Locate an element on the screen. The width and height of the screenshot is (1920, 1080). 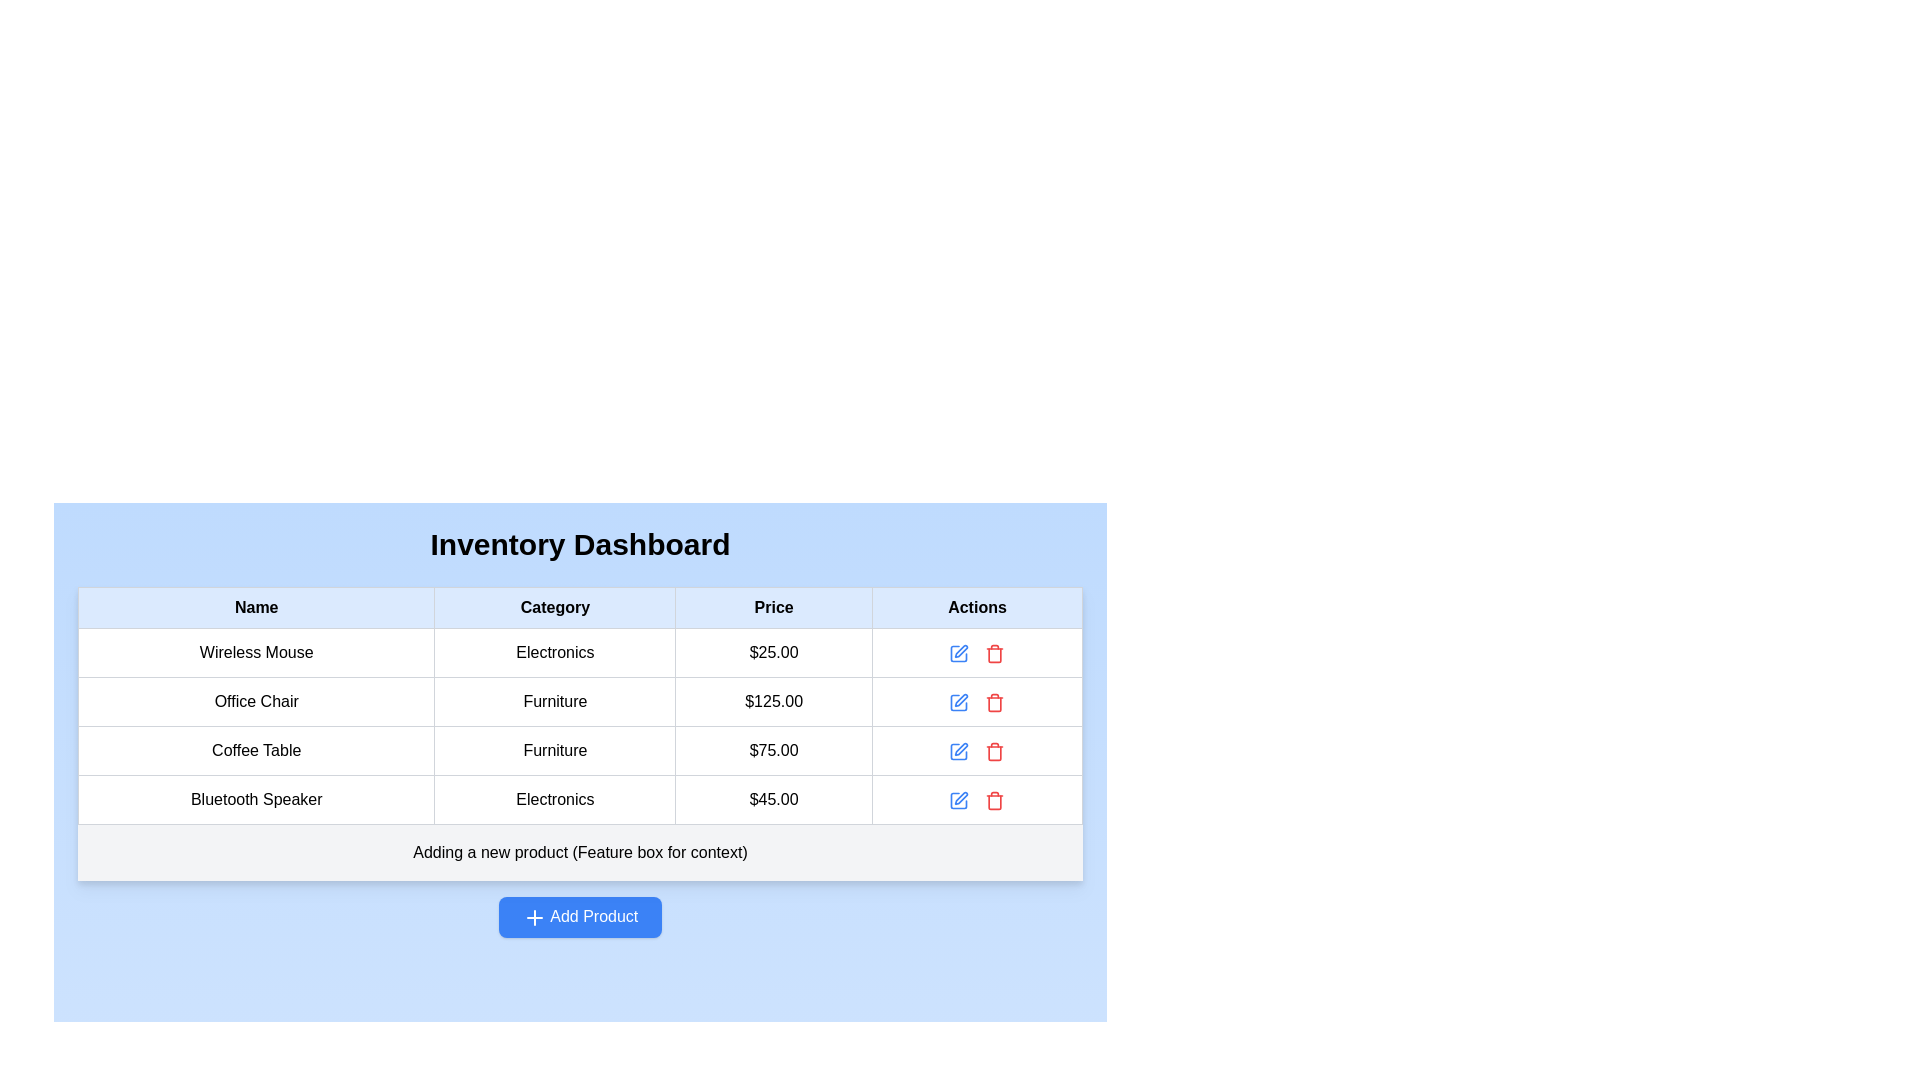
the trash icon button in the 'Actions' column of the last row in the inventory table is located at coordinates (995, 799).